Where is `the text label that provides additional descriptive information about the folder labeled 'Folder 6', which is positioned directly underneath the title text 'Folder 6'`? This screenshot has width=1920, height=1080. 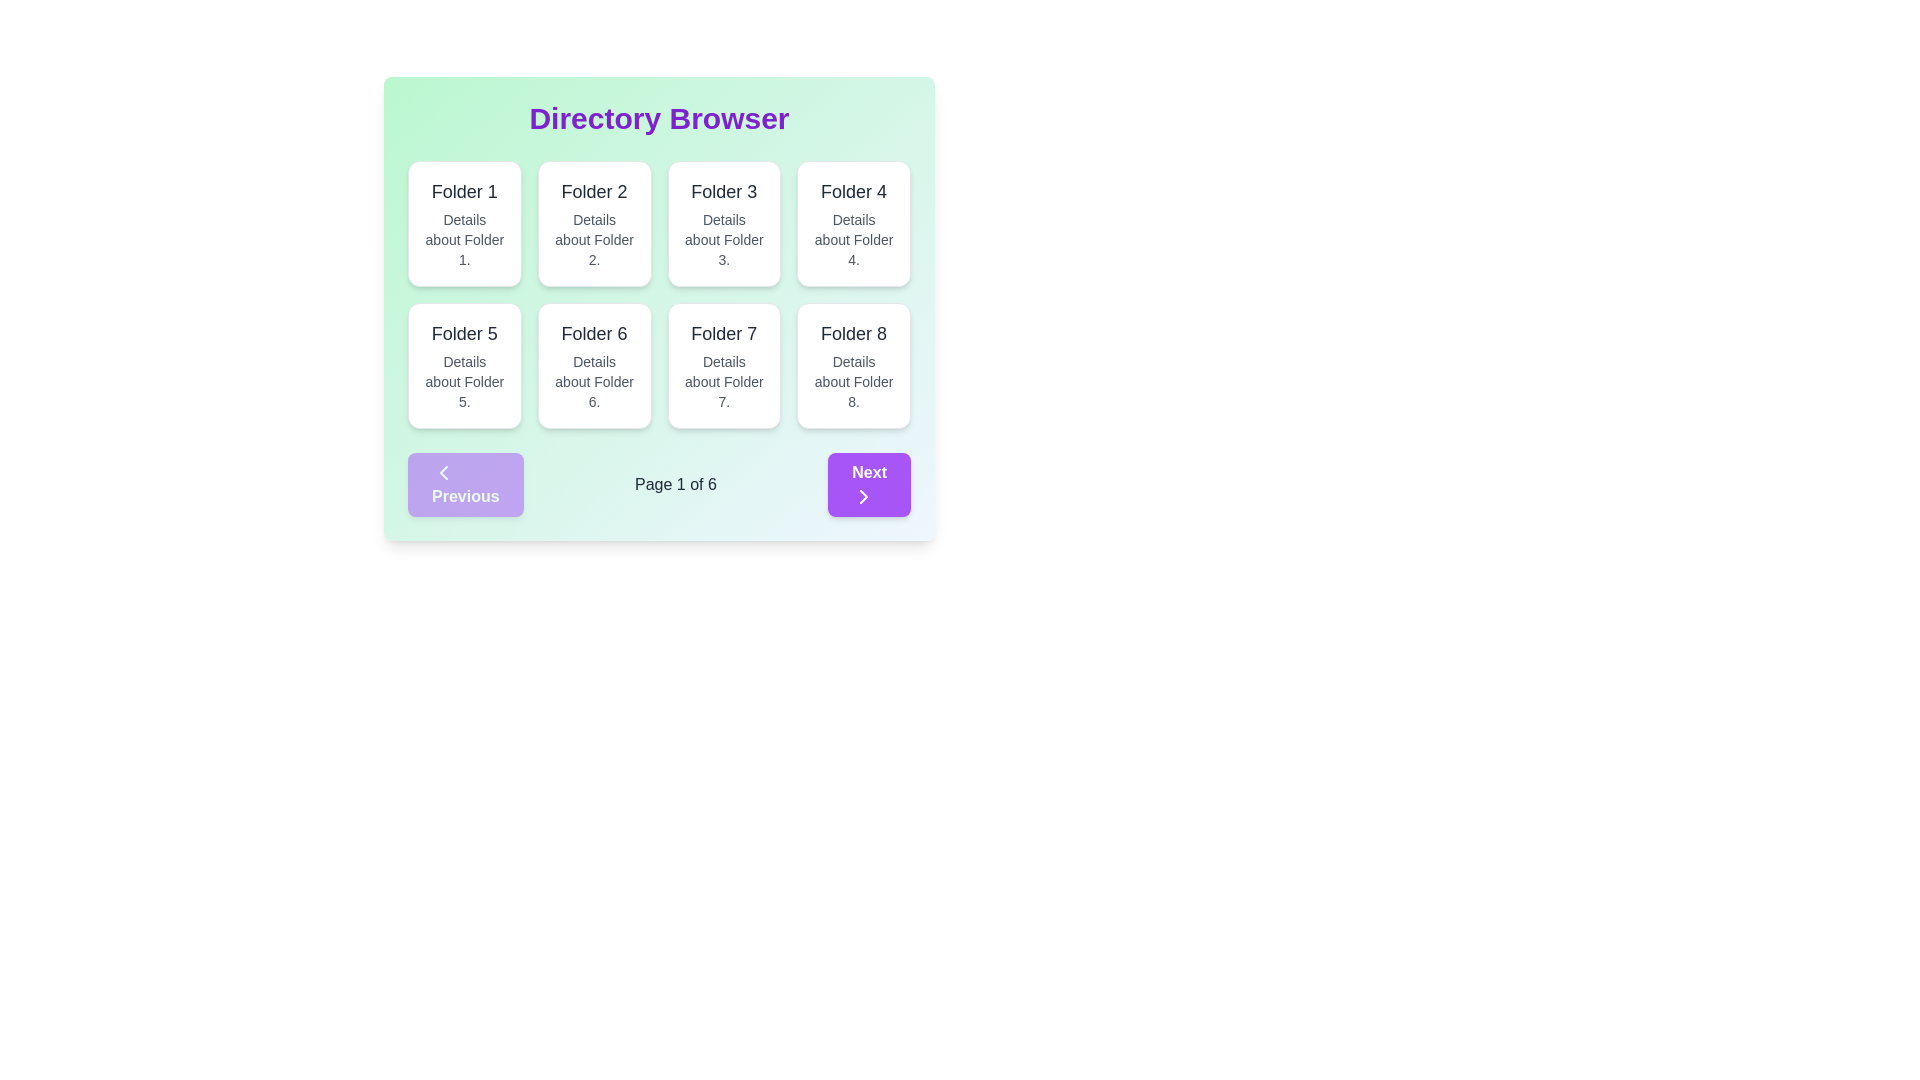
the text label that provides additional descriptive information about the folder labeled 'Folder 6', which is positioned directly underneath the title text 'Folder 6' is located at coordinates (593, 381).